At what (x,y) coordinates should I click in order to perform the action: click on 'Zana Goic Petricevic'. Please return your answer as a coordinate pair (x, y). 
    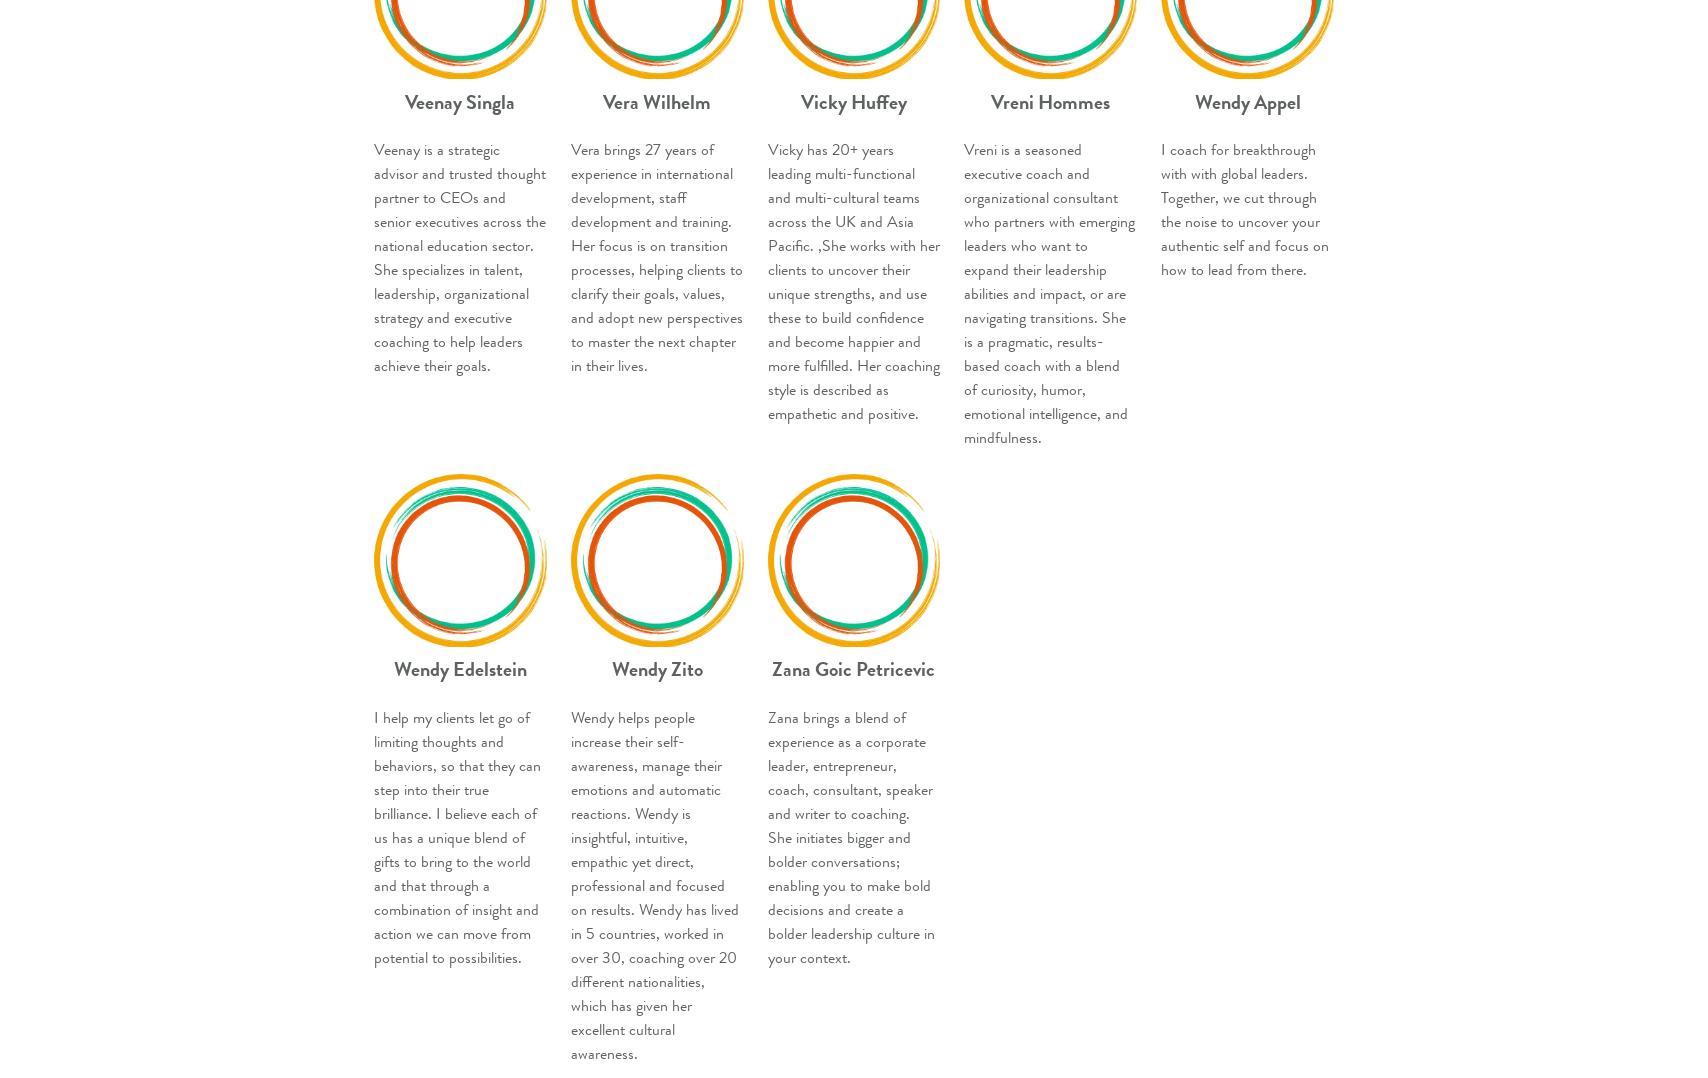
    Looking at the image, I should click on (772, 669).